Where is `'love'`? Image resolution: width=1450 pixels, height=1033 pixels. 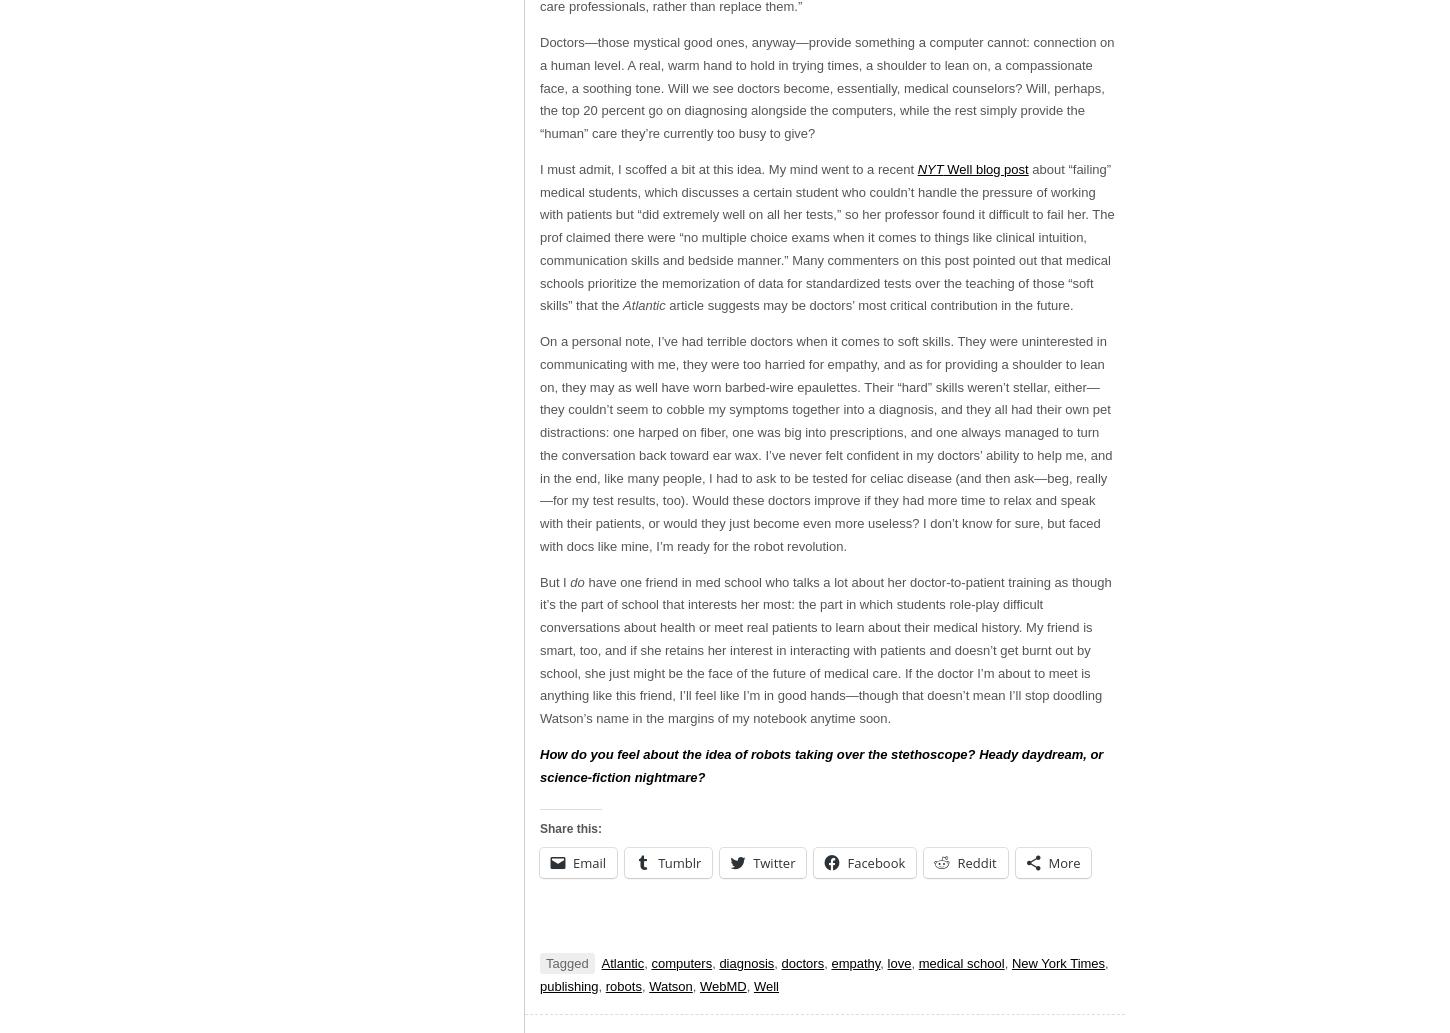
'love' is located at coordinates (898, 962).